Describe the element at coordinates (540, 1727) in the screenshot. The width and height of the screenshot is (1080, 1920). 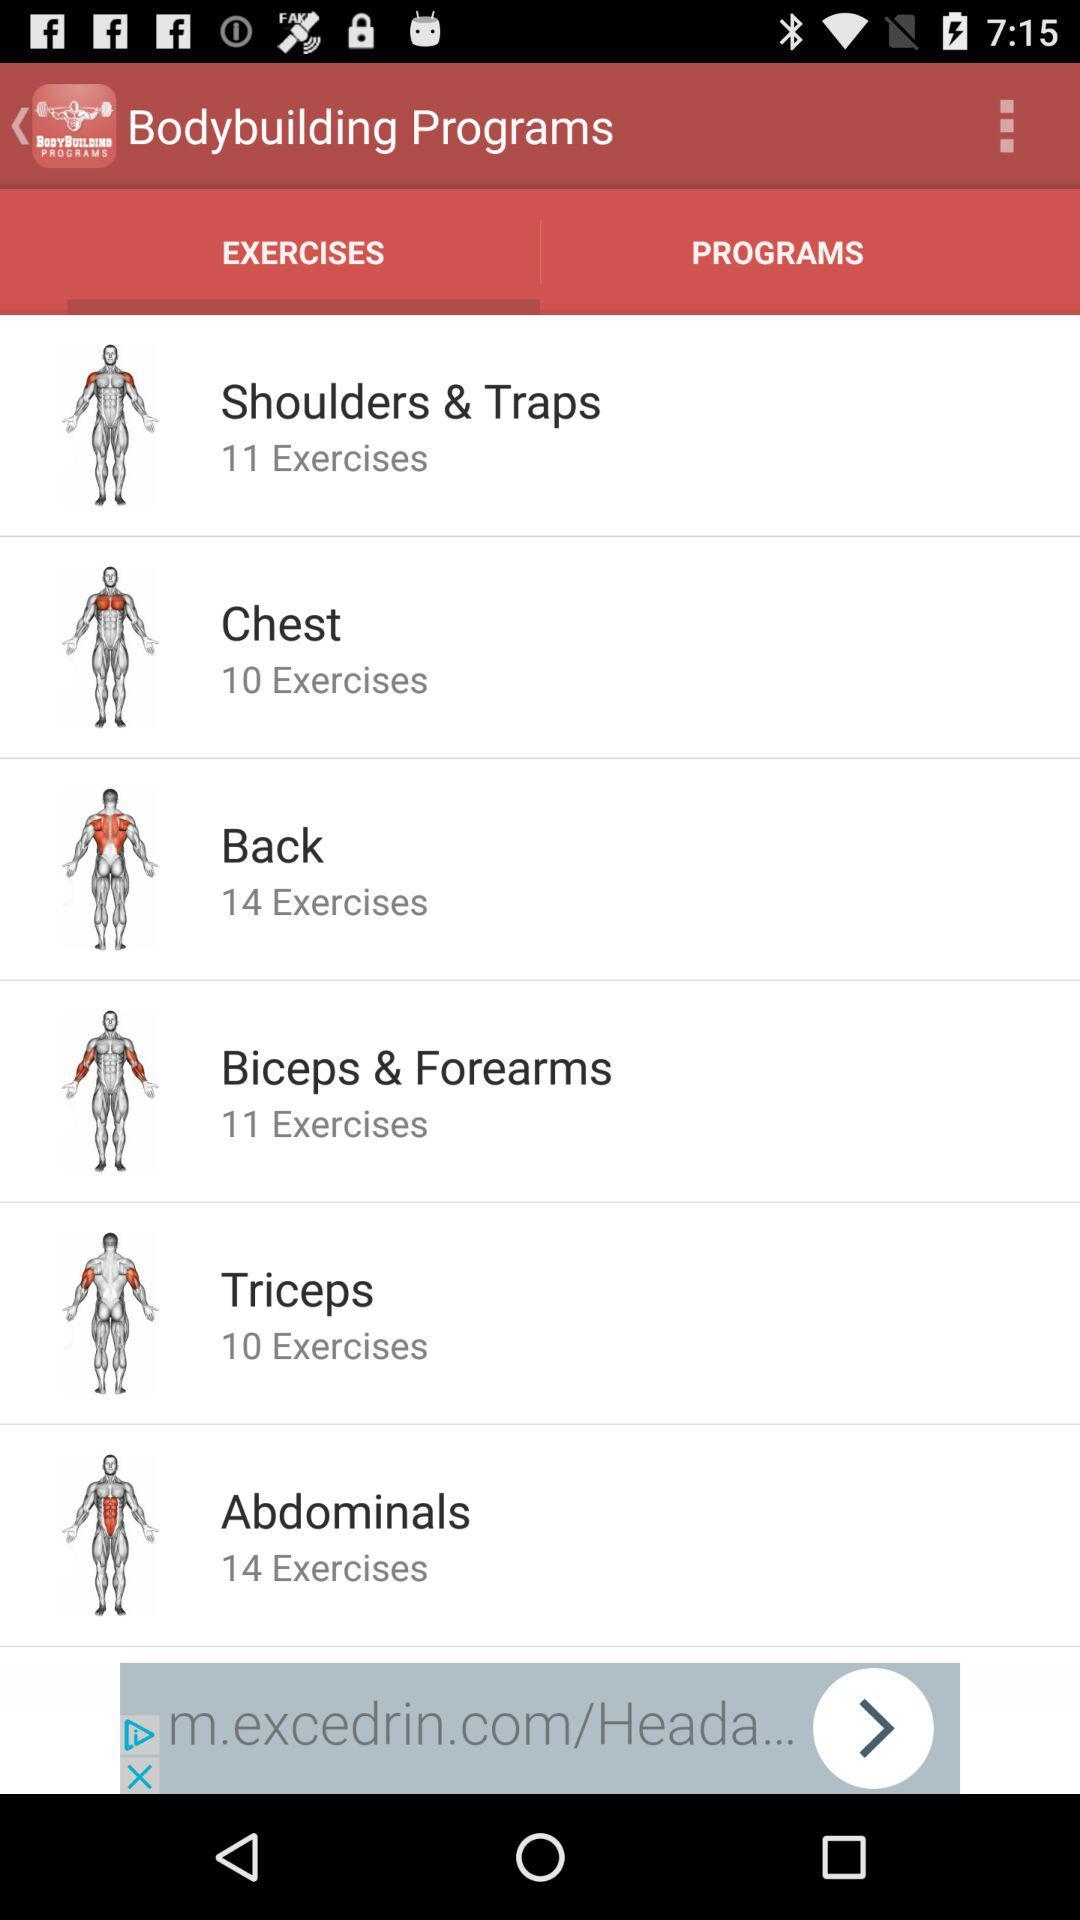
I see `announcement` at that location.